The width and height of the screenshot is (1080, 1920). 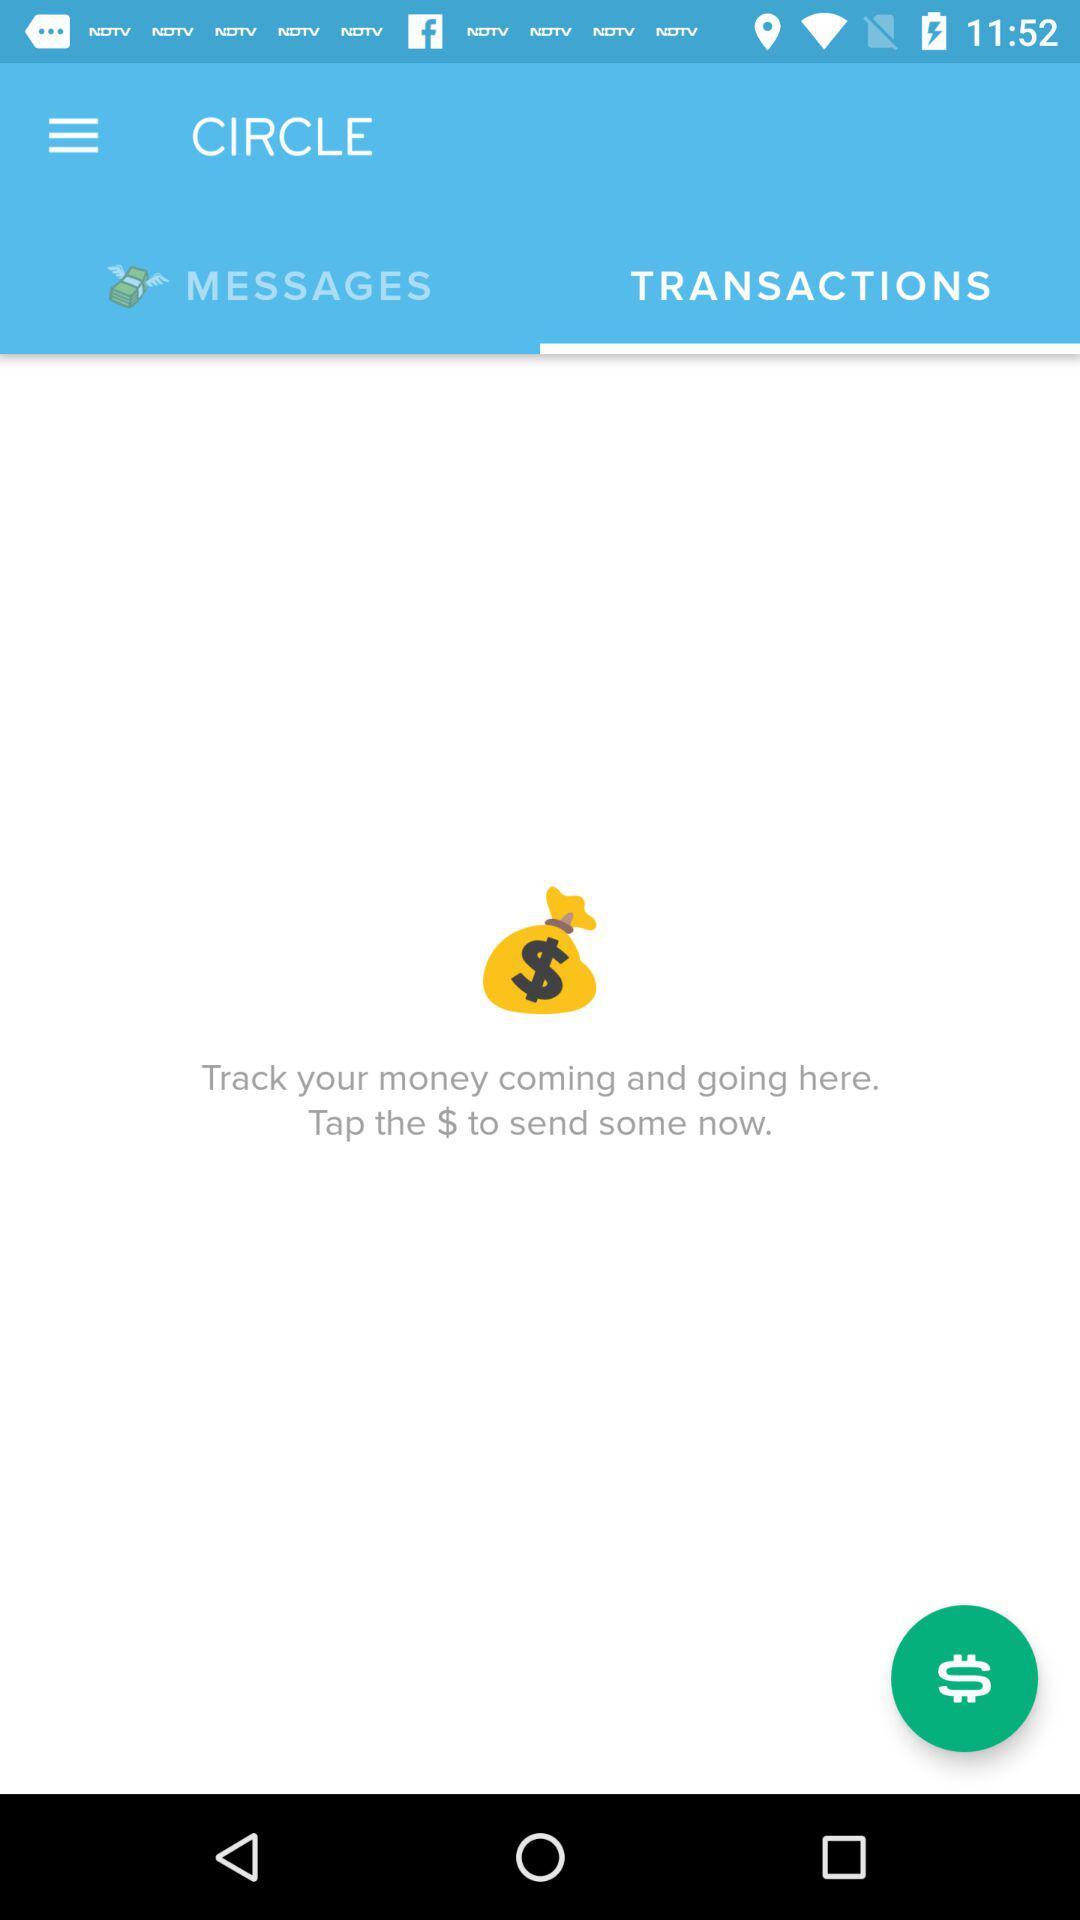 I want to click on the *messages, so click(x=270, y=281).